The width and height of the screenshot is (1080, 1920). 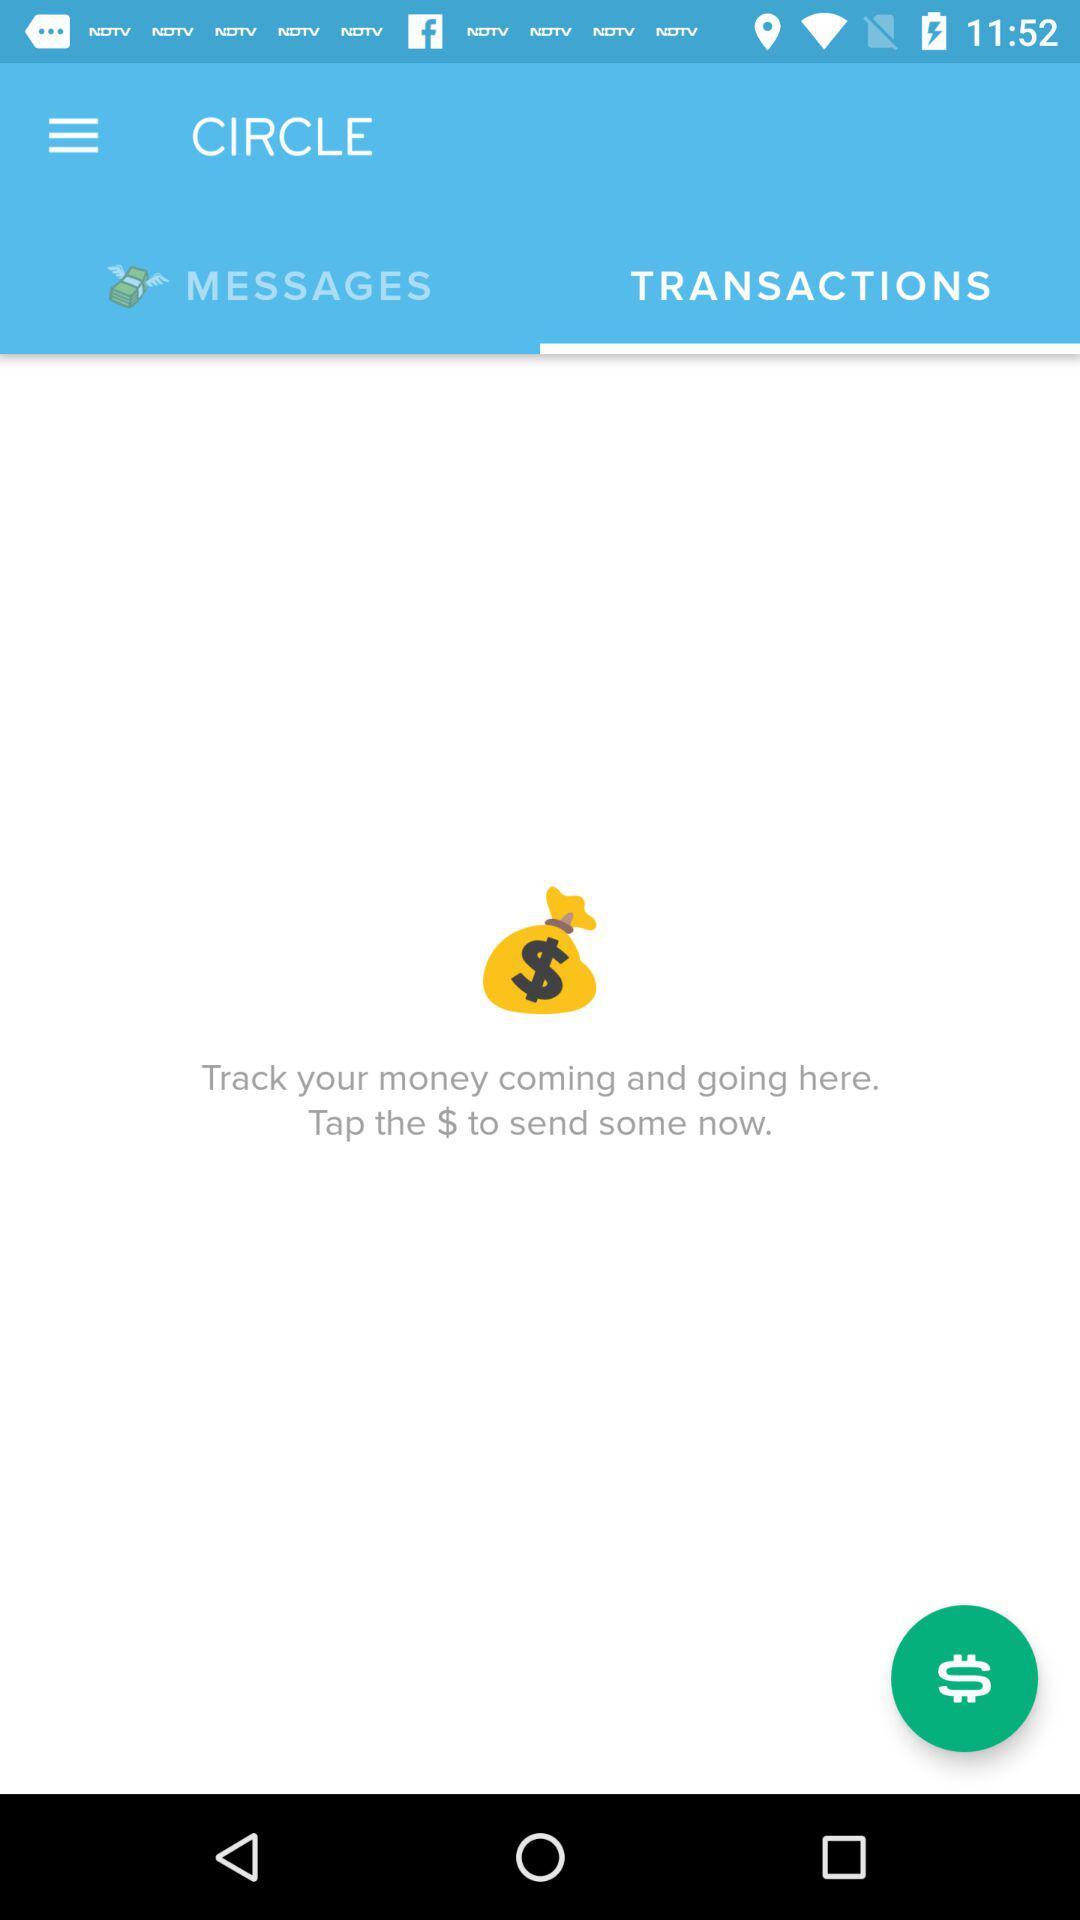 I want to click on the *messages, so click(x=270, y=281).